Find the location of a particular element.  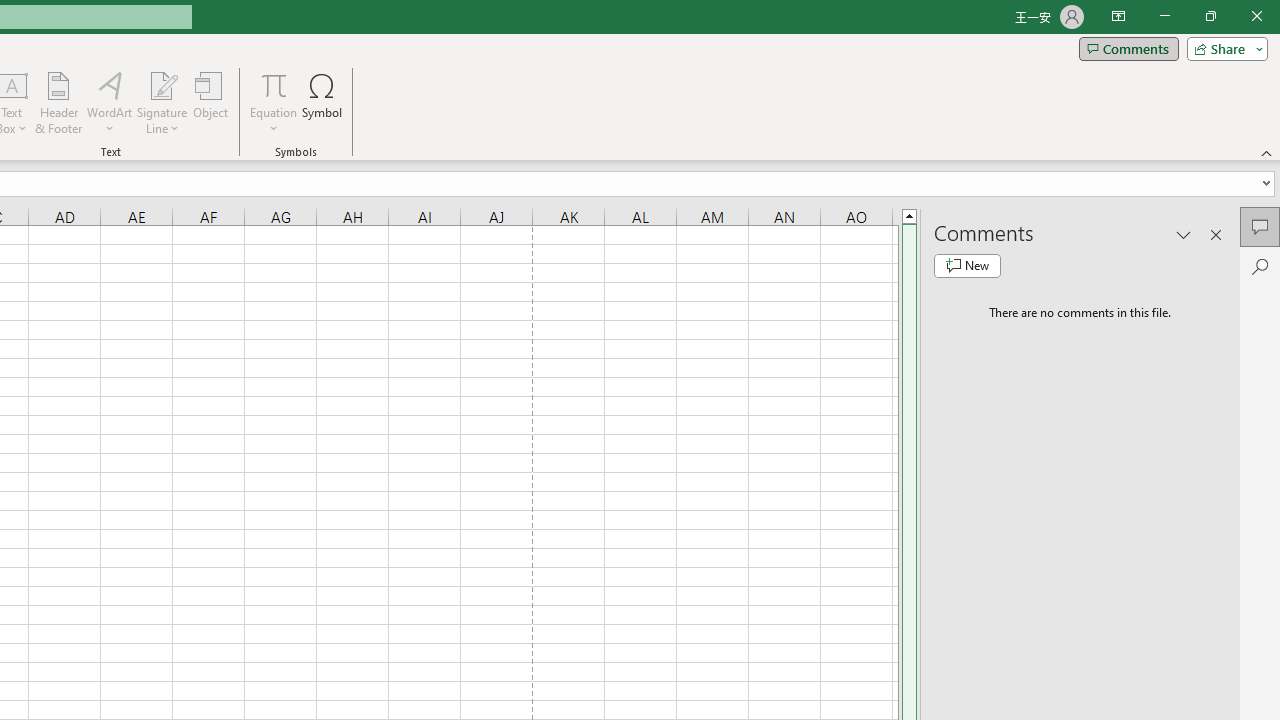

'Comments' is located at coordinates (1128, 47).